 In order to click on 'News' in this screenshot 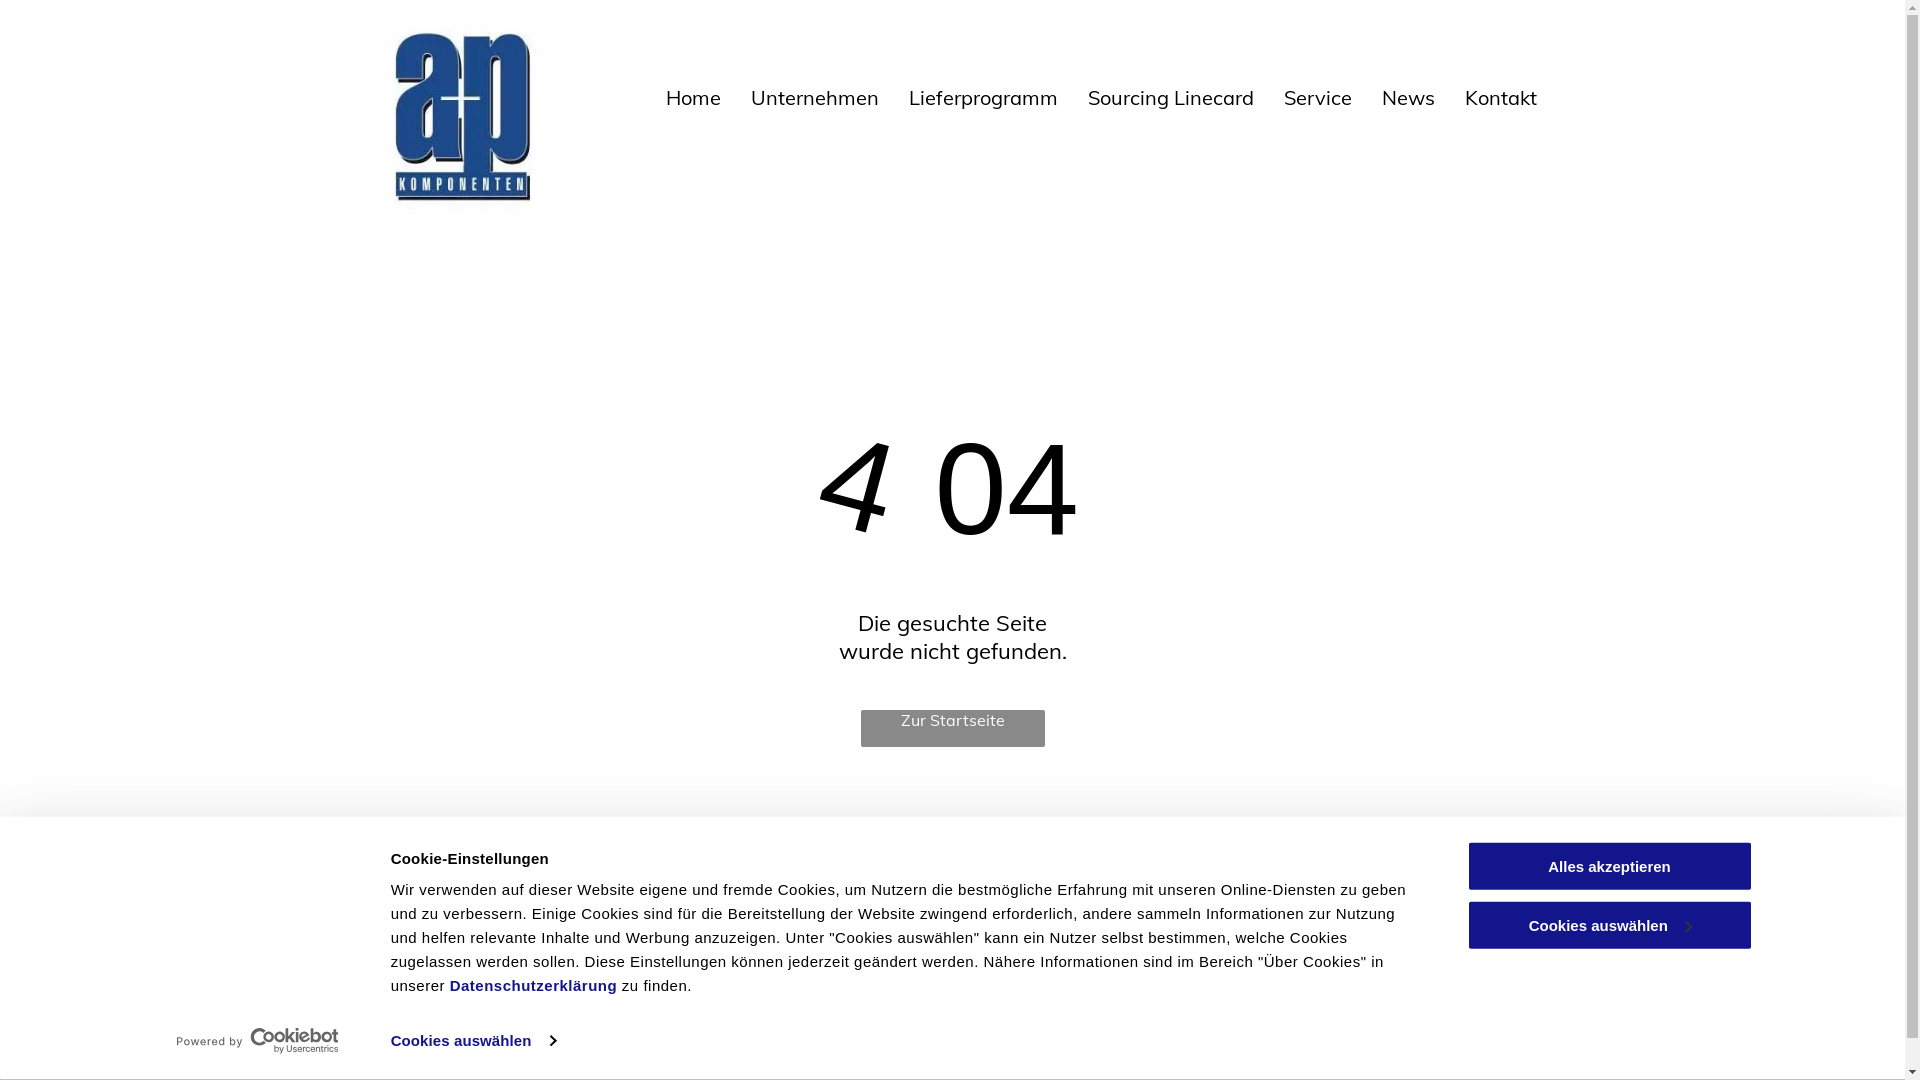, I will do `click(1392, 97)`.